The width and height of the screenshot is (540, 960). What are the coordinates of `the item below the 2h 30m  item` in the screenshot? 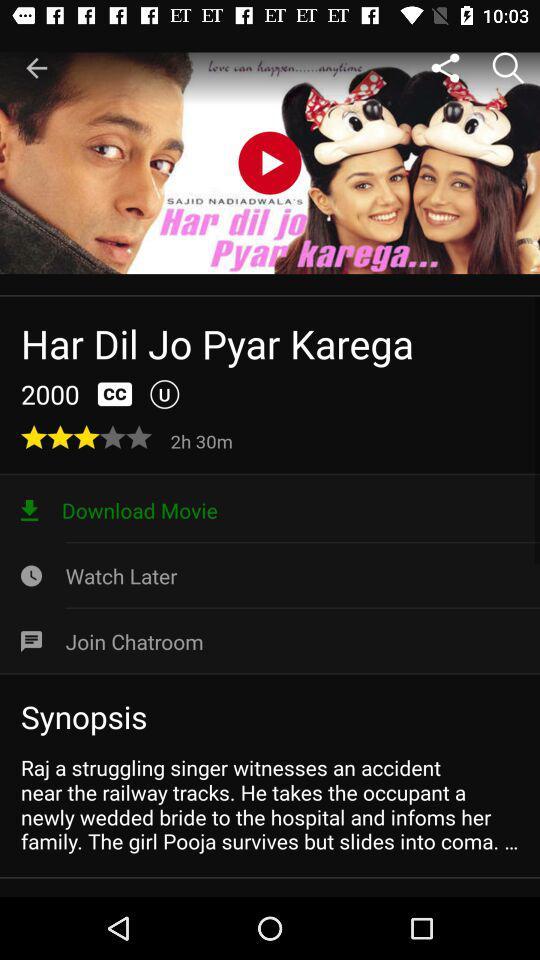 It's located at (270, 509).